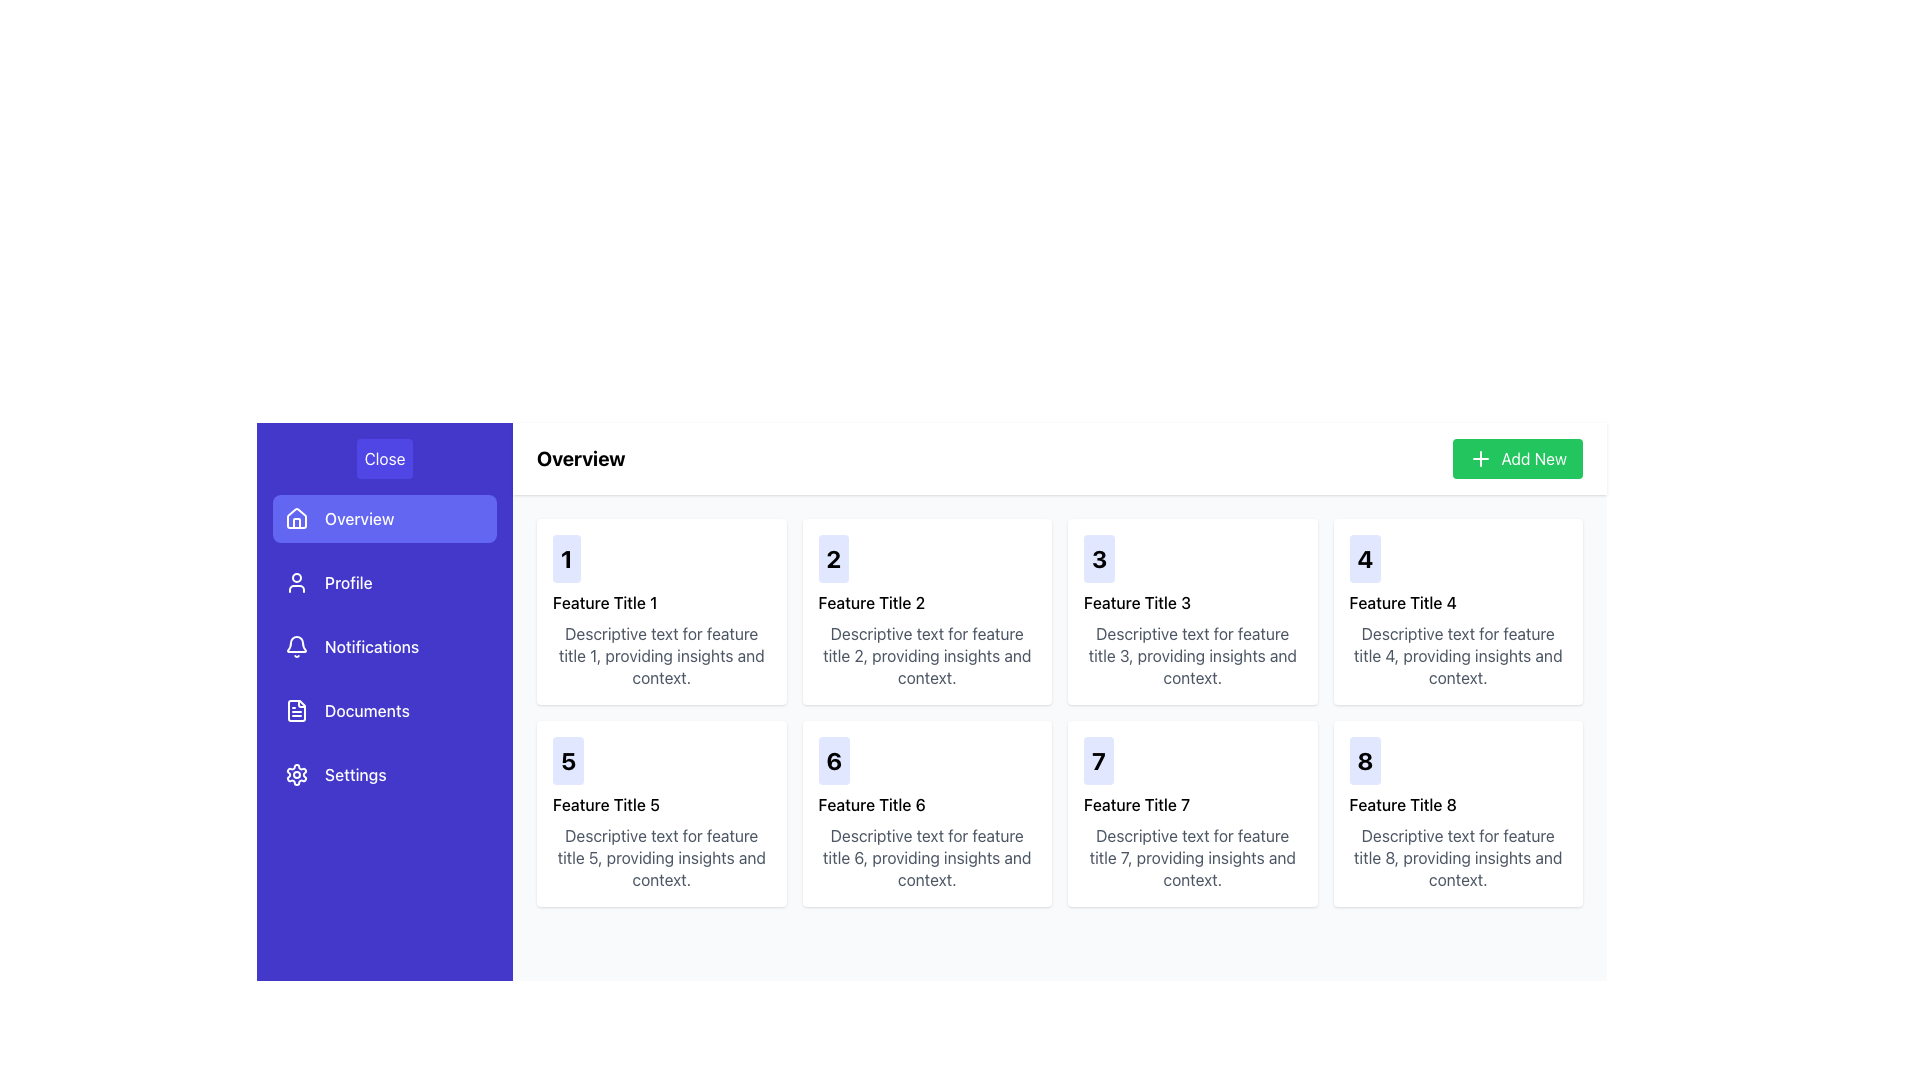  Describe the element at coordinates (661, 813) in the screenshot. I see `the Informational card displaying the number '5' in bold, titled 'Feature Title 5', located in the second row of the grid layout, first card from the left` at that location.